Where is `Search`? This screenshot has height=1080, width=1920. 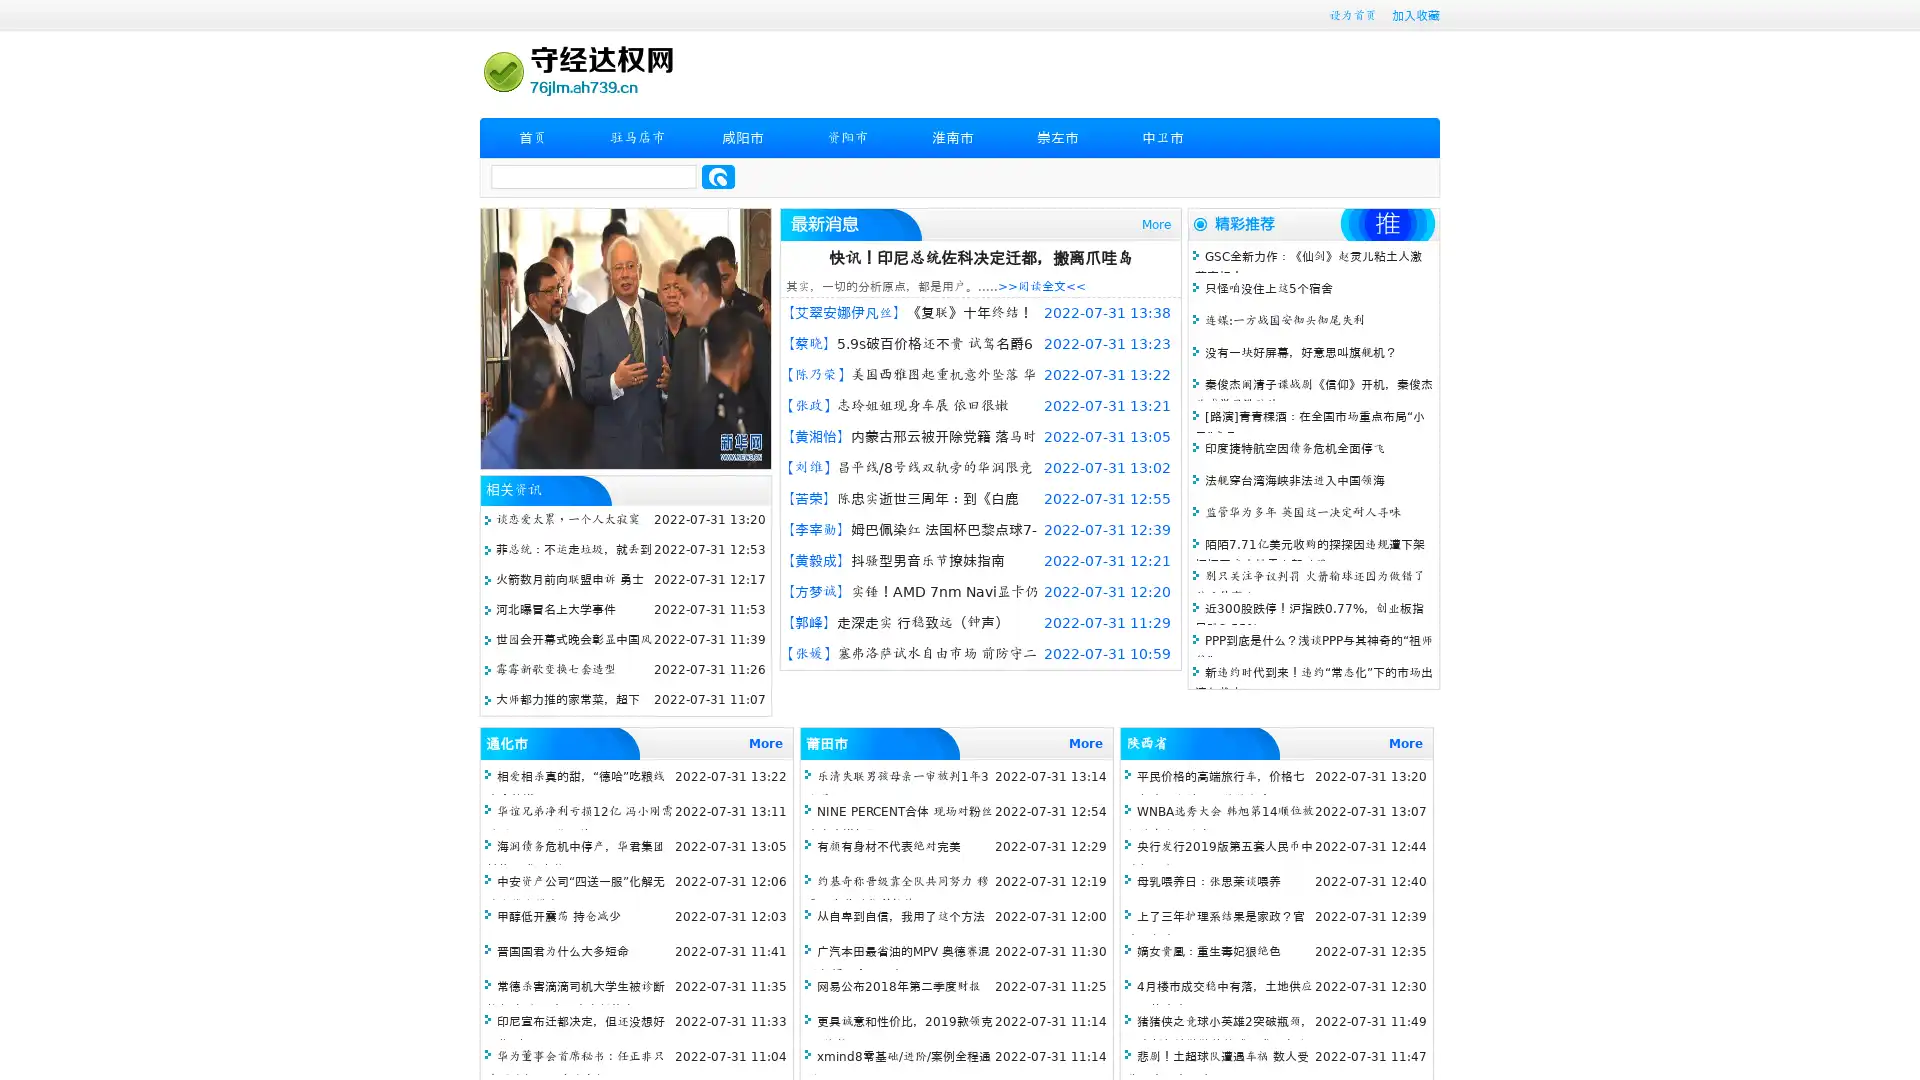
Search is located at coordinates (718, 176).